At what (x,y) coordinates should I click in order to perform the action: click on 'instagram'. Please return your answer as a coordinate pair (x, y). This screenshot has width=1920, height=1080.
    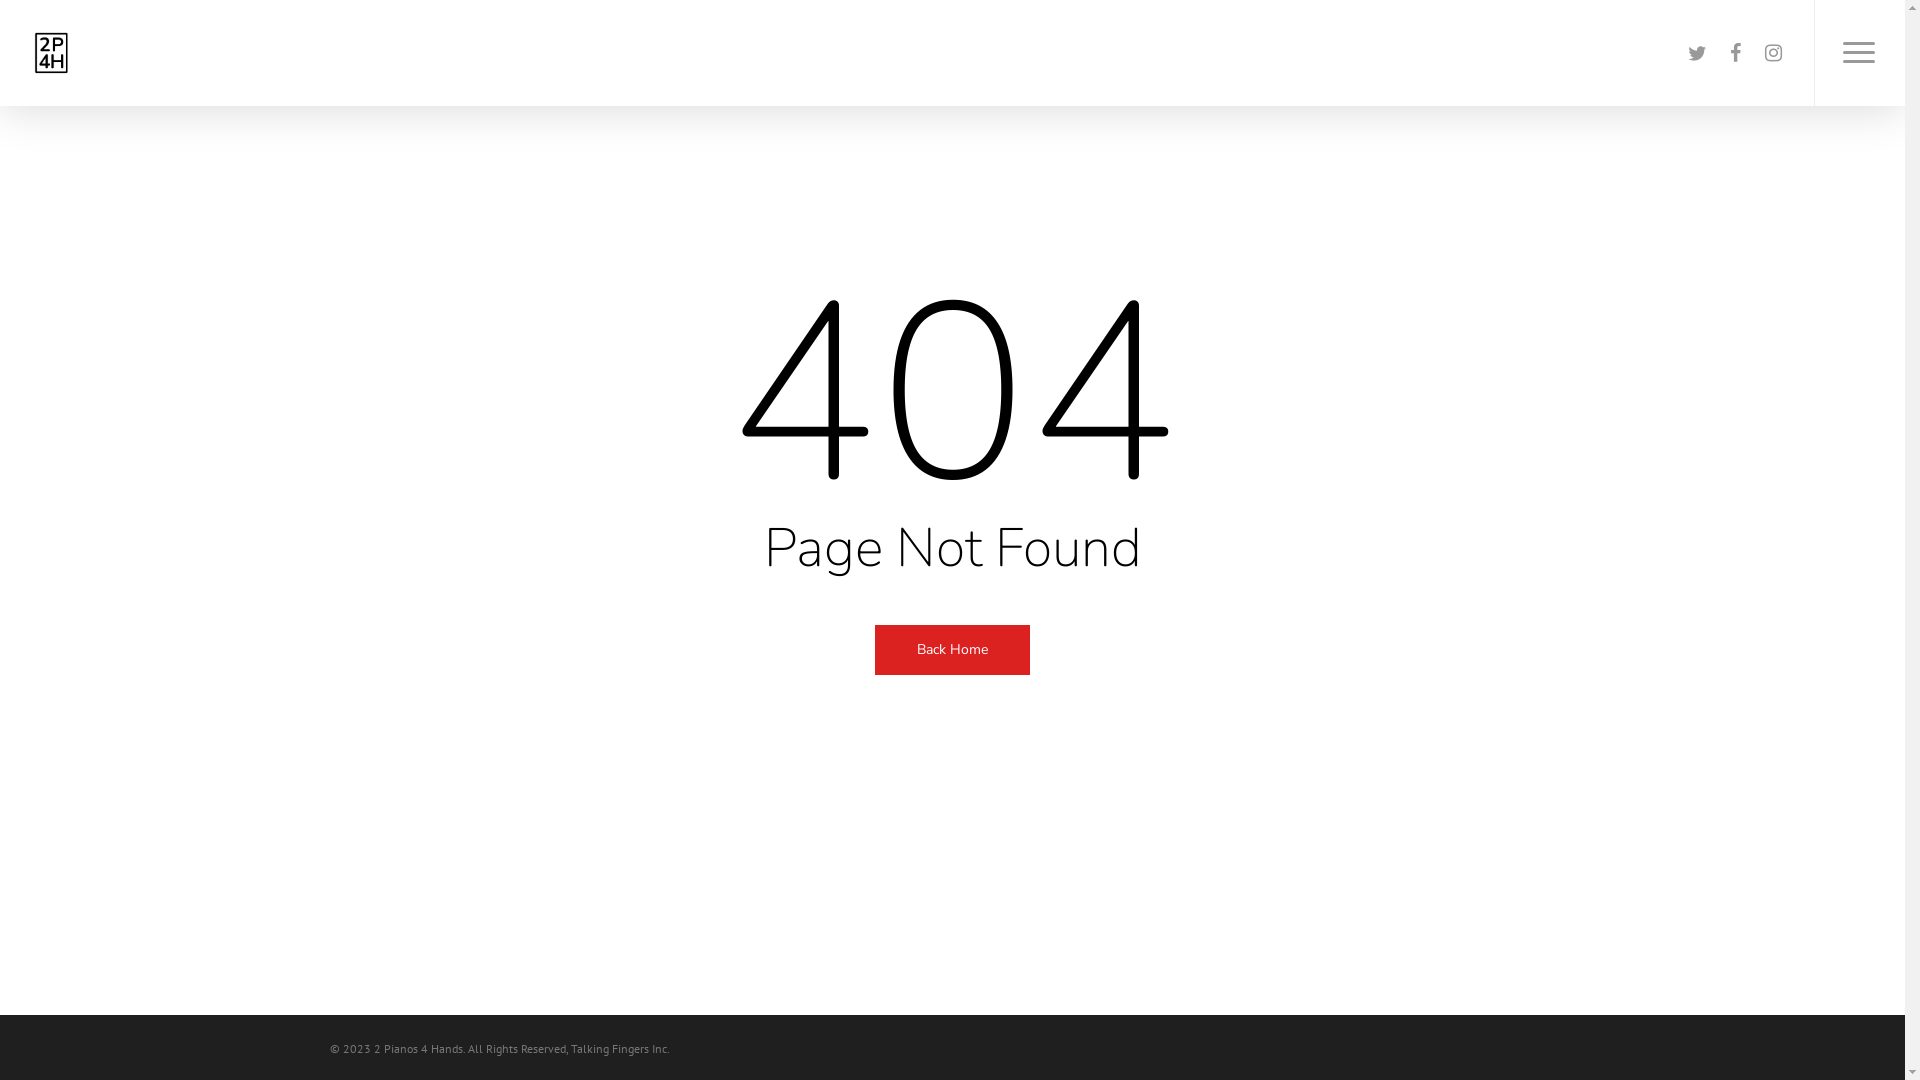
    Looking at the image, I should click on (1772, 52).